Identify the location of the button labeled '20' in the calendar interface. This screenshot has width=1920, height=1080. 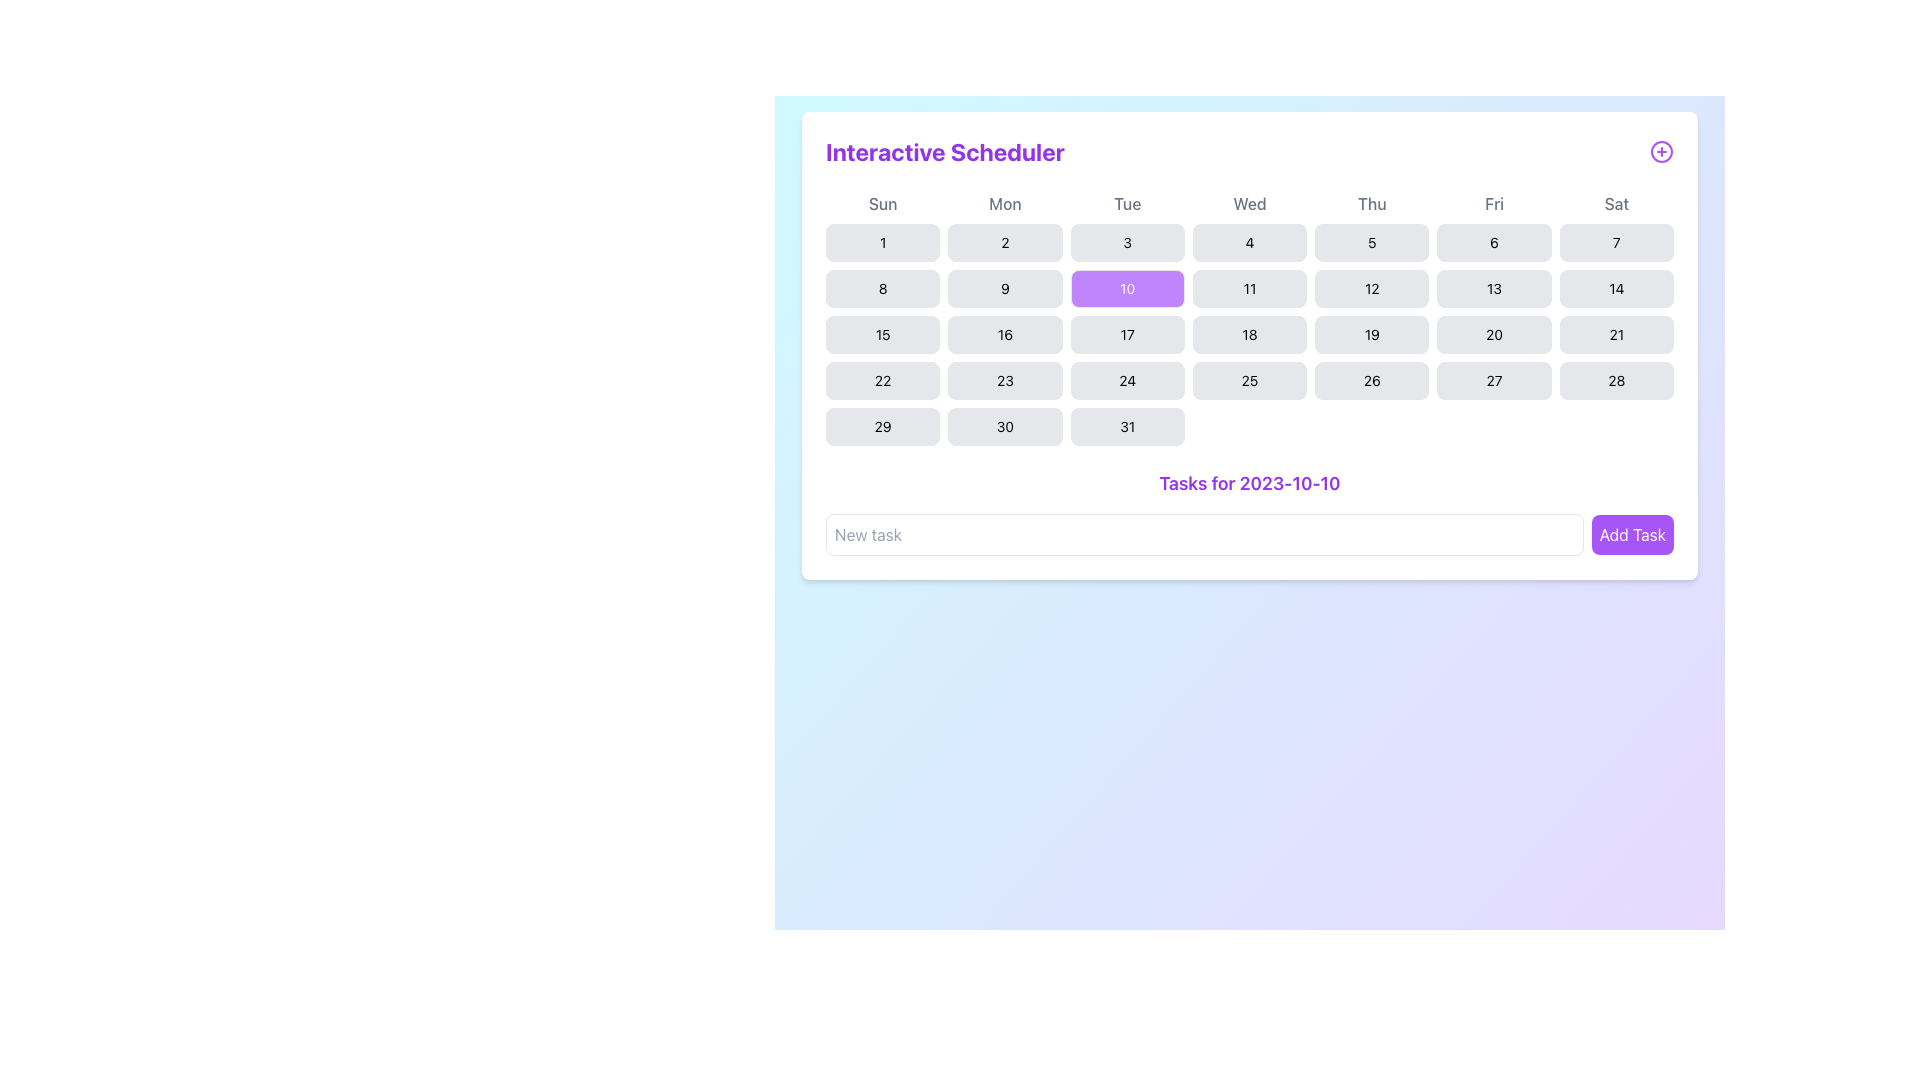
(1493, 334).